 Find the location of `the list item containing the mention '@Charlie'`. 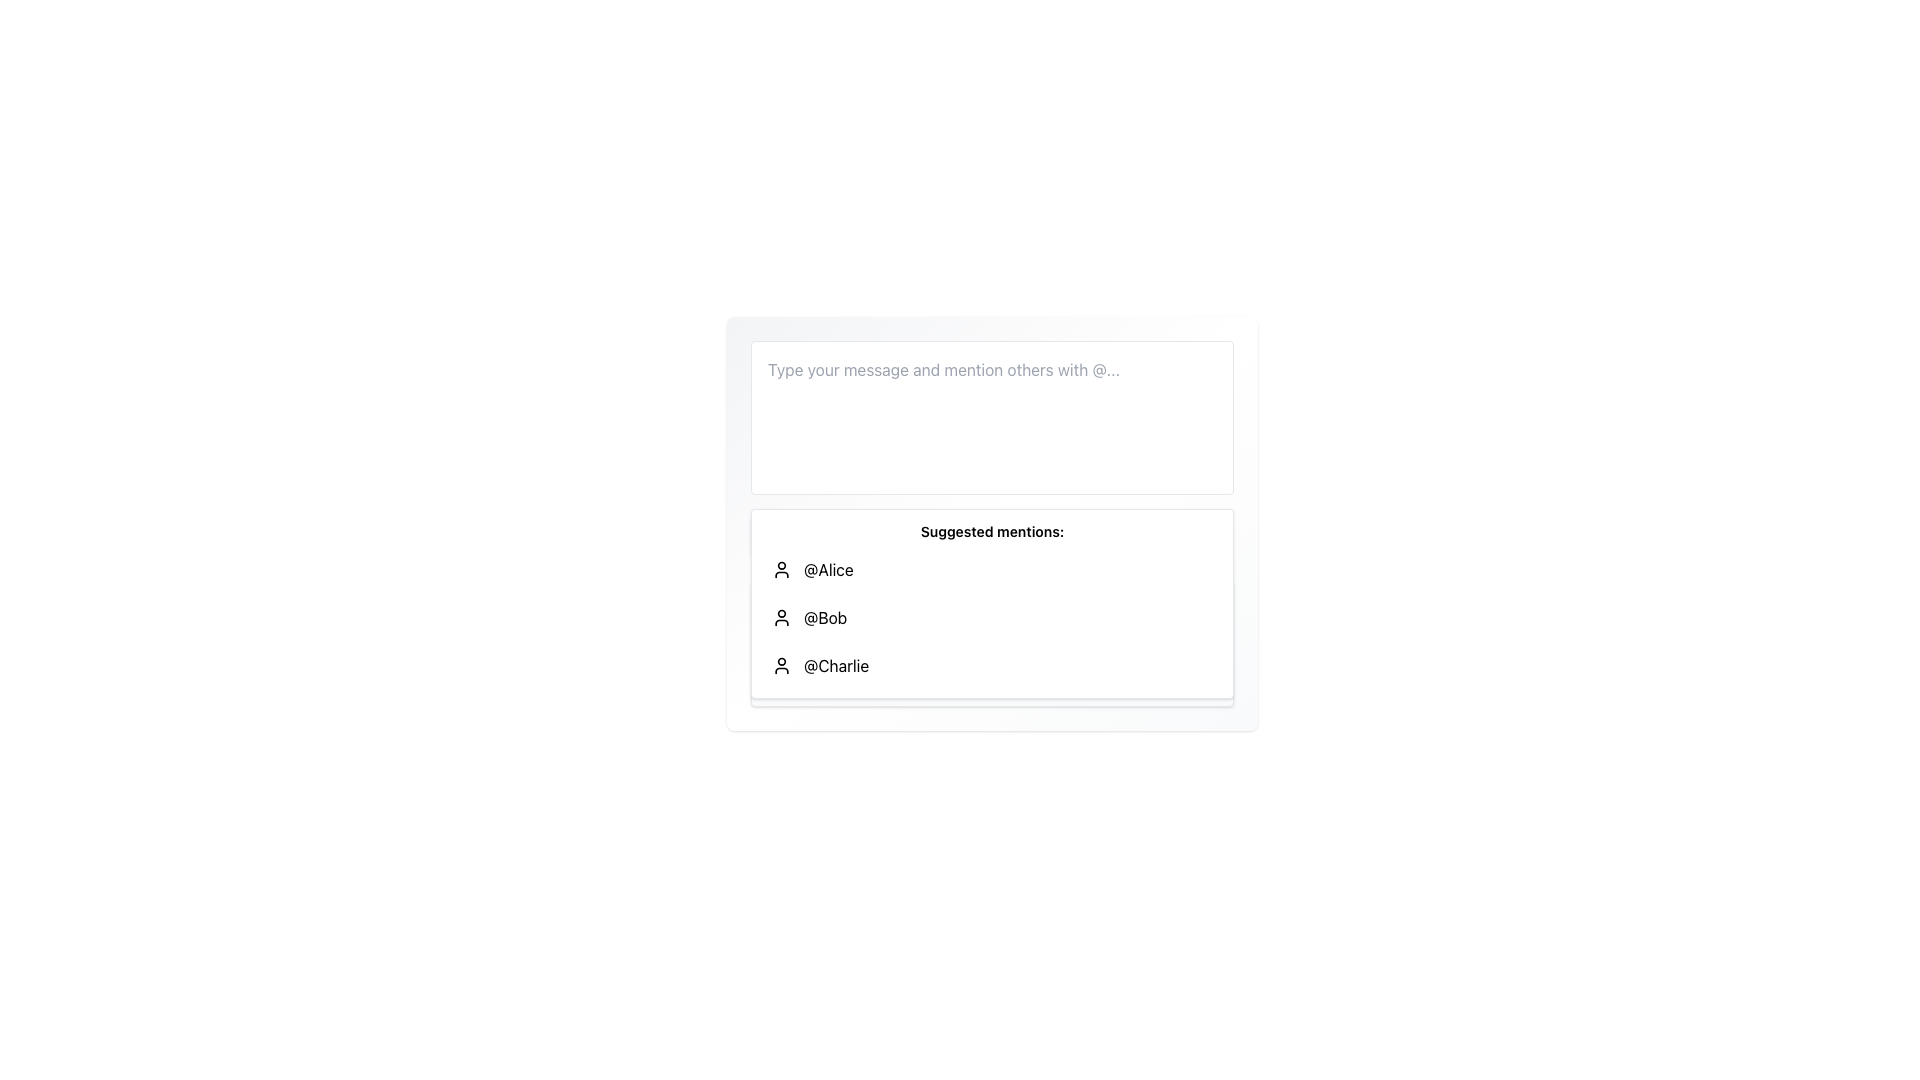

the list item containing the mention '@Charlie' is located at coordinates (992, 666).